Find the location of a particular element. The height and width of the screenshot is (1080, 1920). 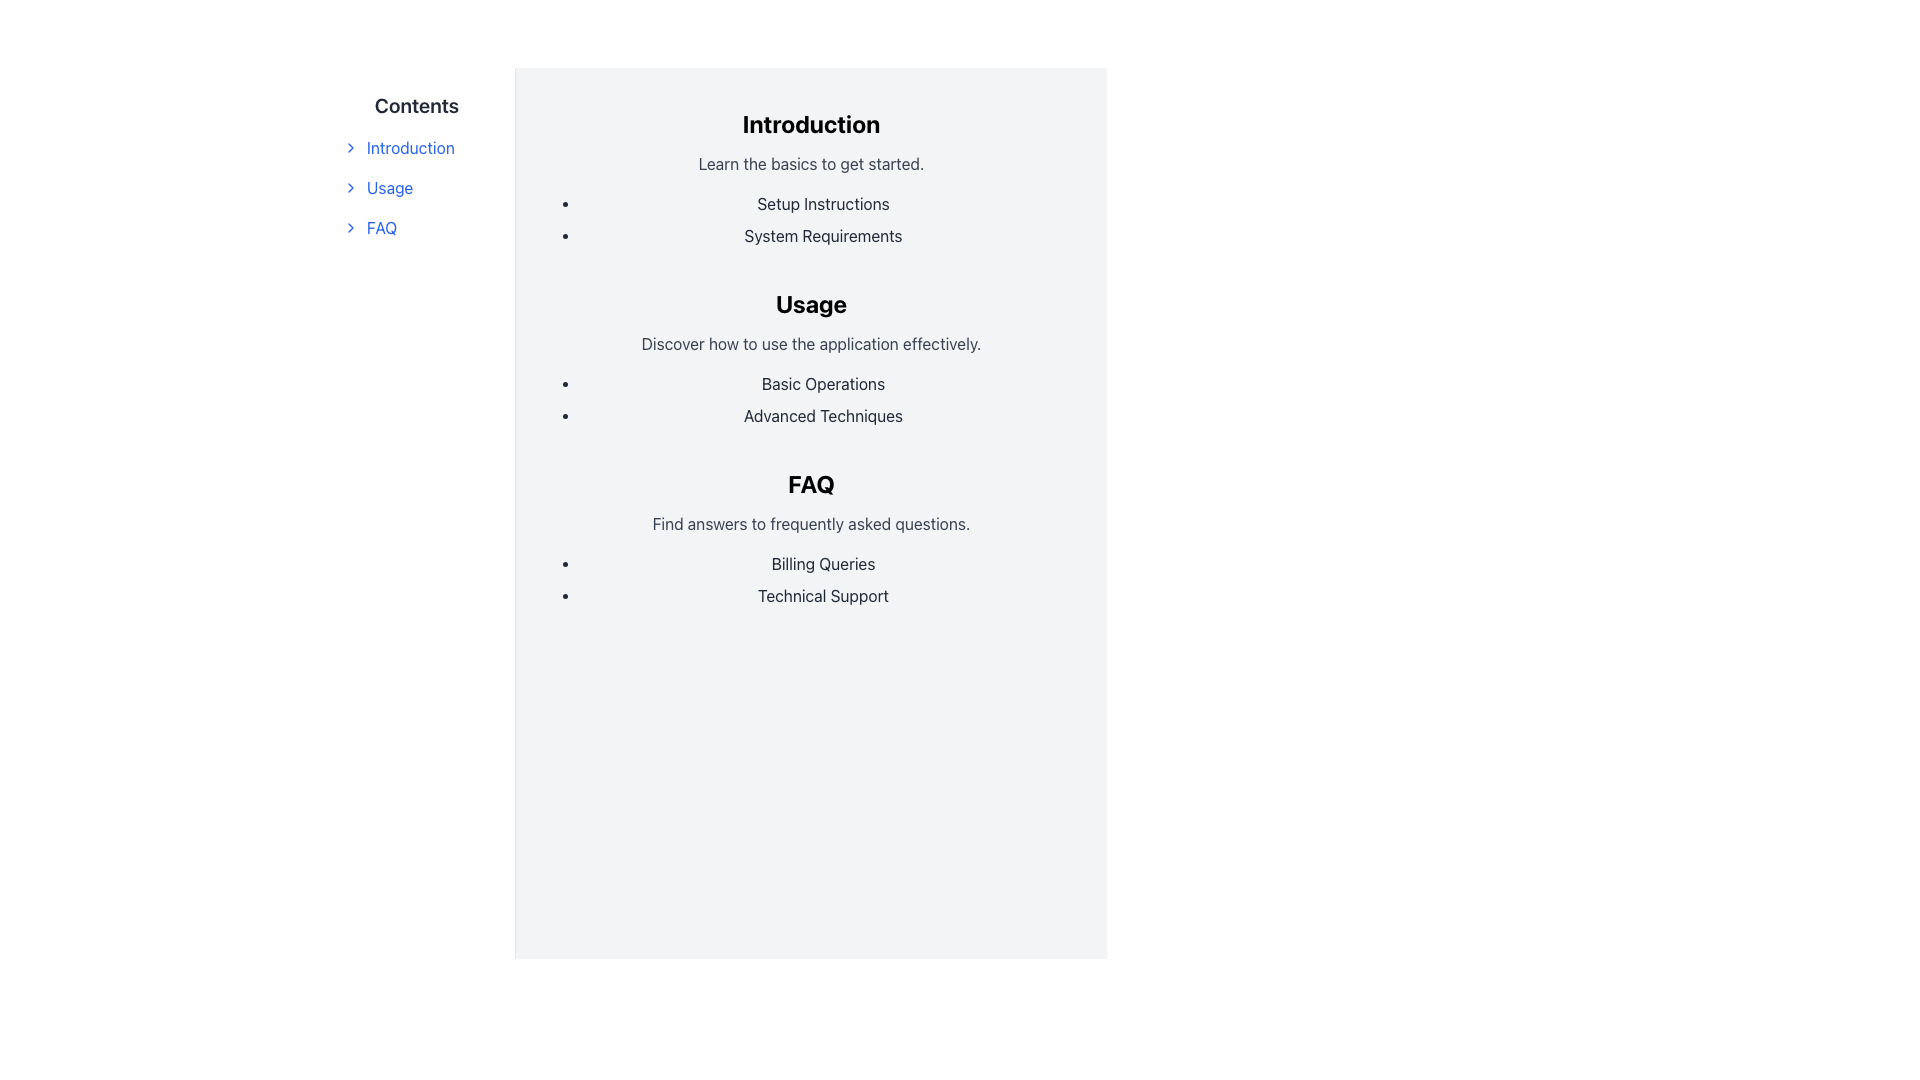

the items in the vertical bullet list containing 'Setup Instructions' and 'System Requirements' located in the 'Introduction' section below the heading 'Learn the basics to get started.' is located at coordinates (811, 219).